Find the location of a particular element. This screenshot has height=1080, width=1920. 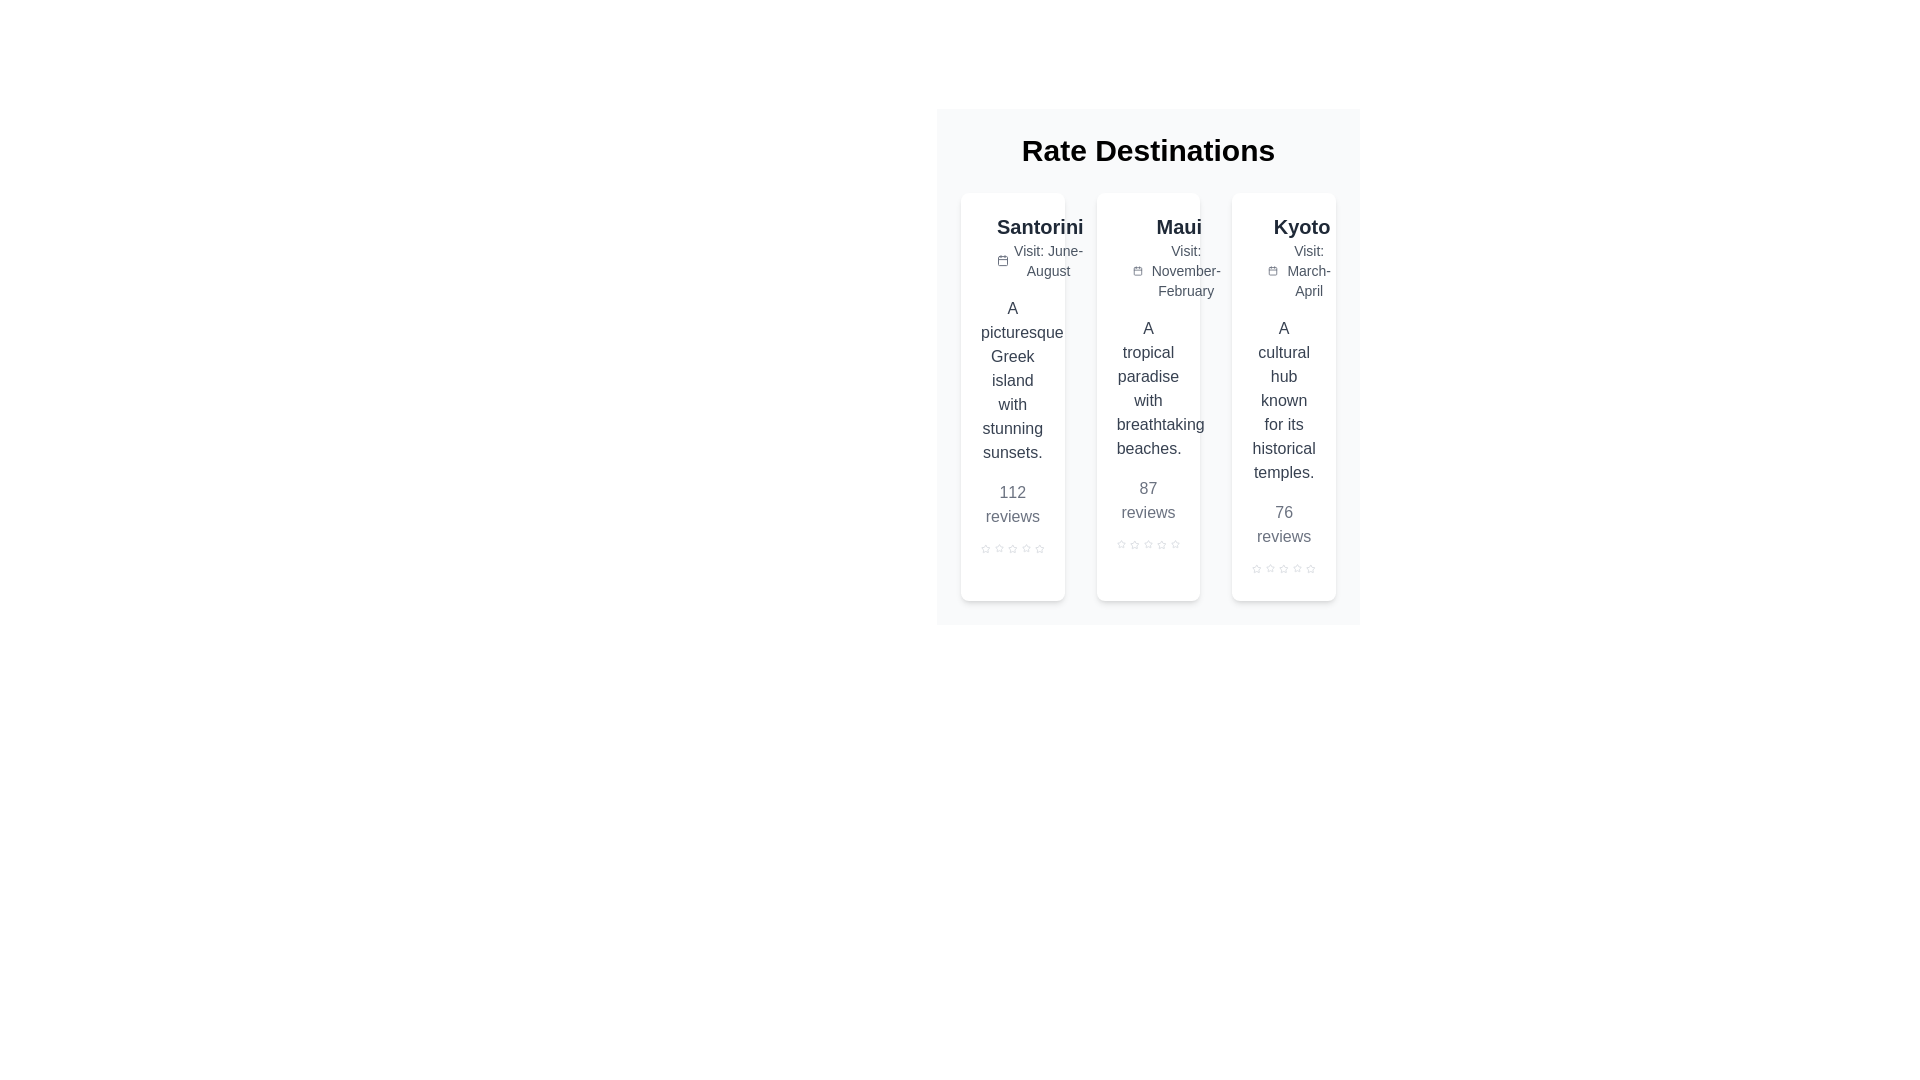

the text label displaying 'Kyoto', which is styled in bold and serves as the main heading in the third card section, positioned above 'Visit: March-April' is located at coordinates (1302, 226).